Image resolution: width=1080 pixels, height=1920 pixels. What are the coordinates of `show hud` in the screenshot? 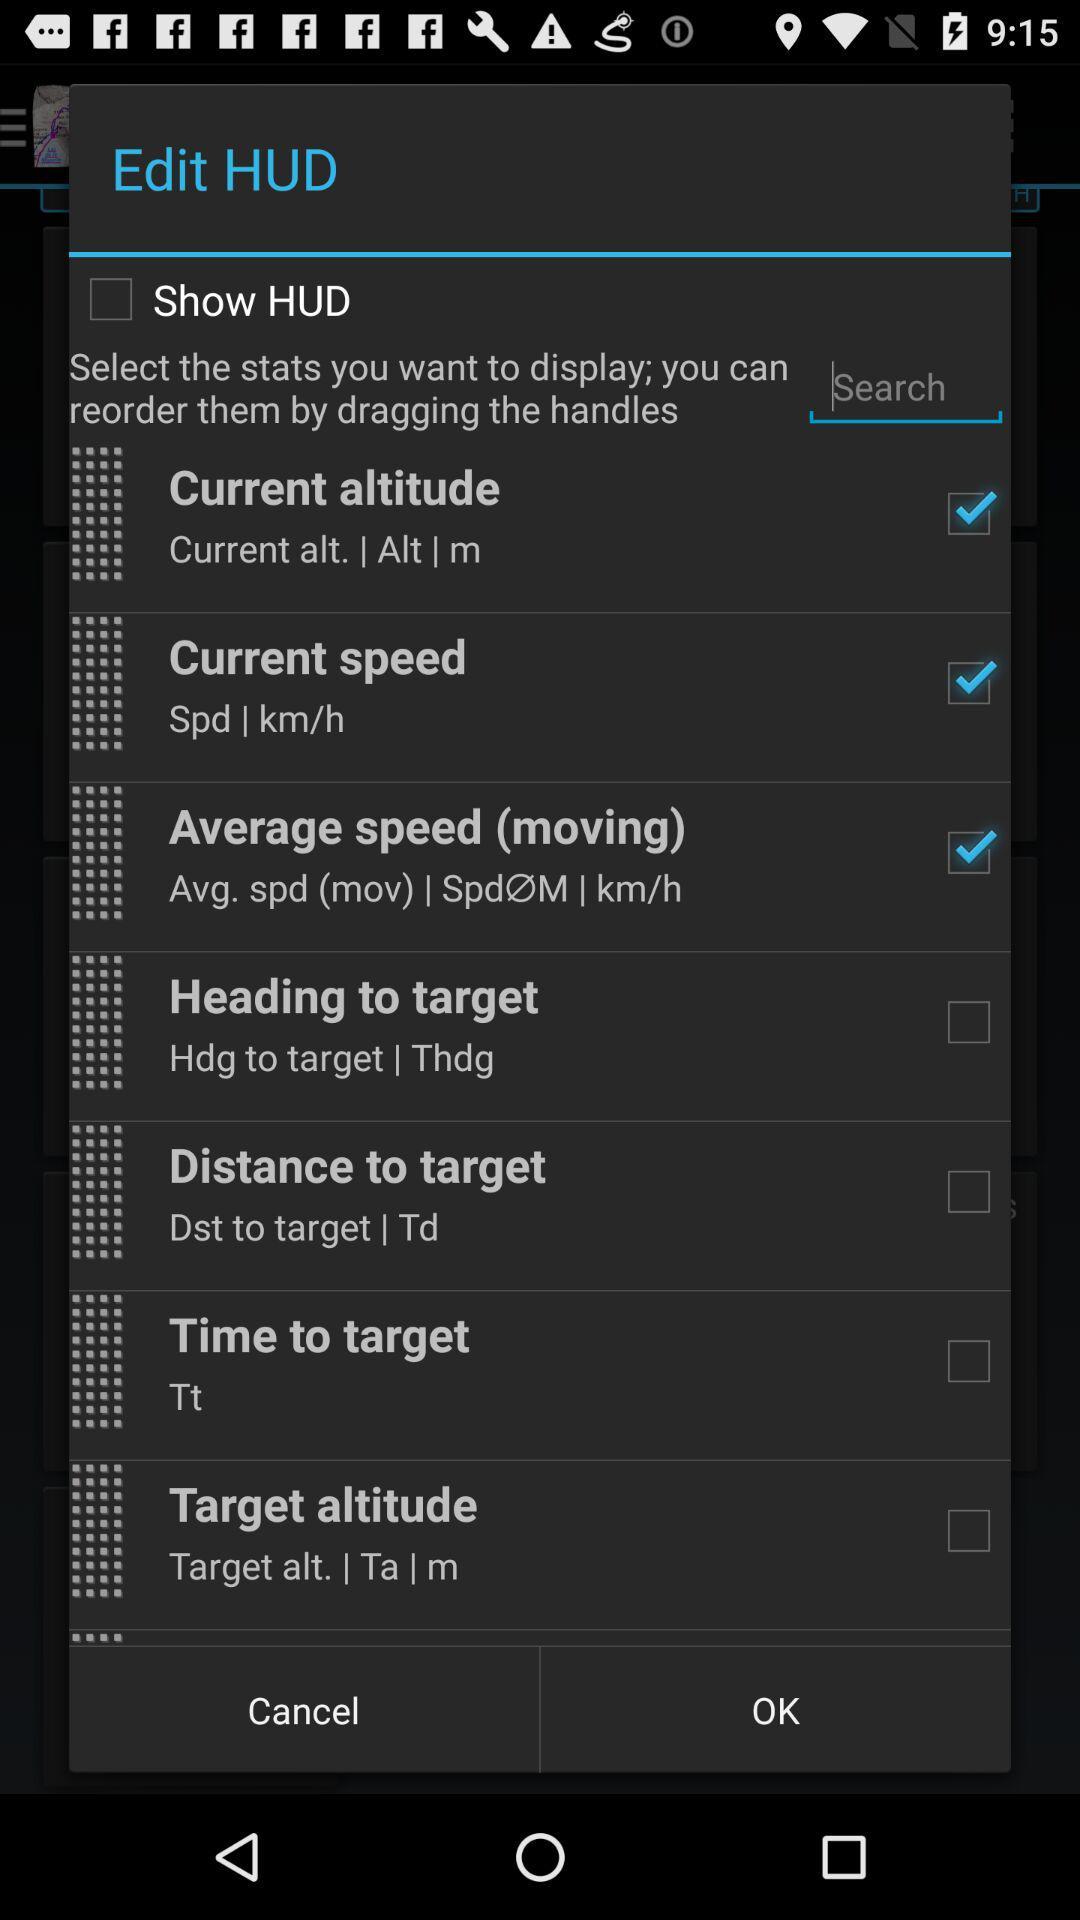 It's located at (540, 298).